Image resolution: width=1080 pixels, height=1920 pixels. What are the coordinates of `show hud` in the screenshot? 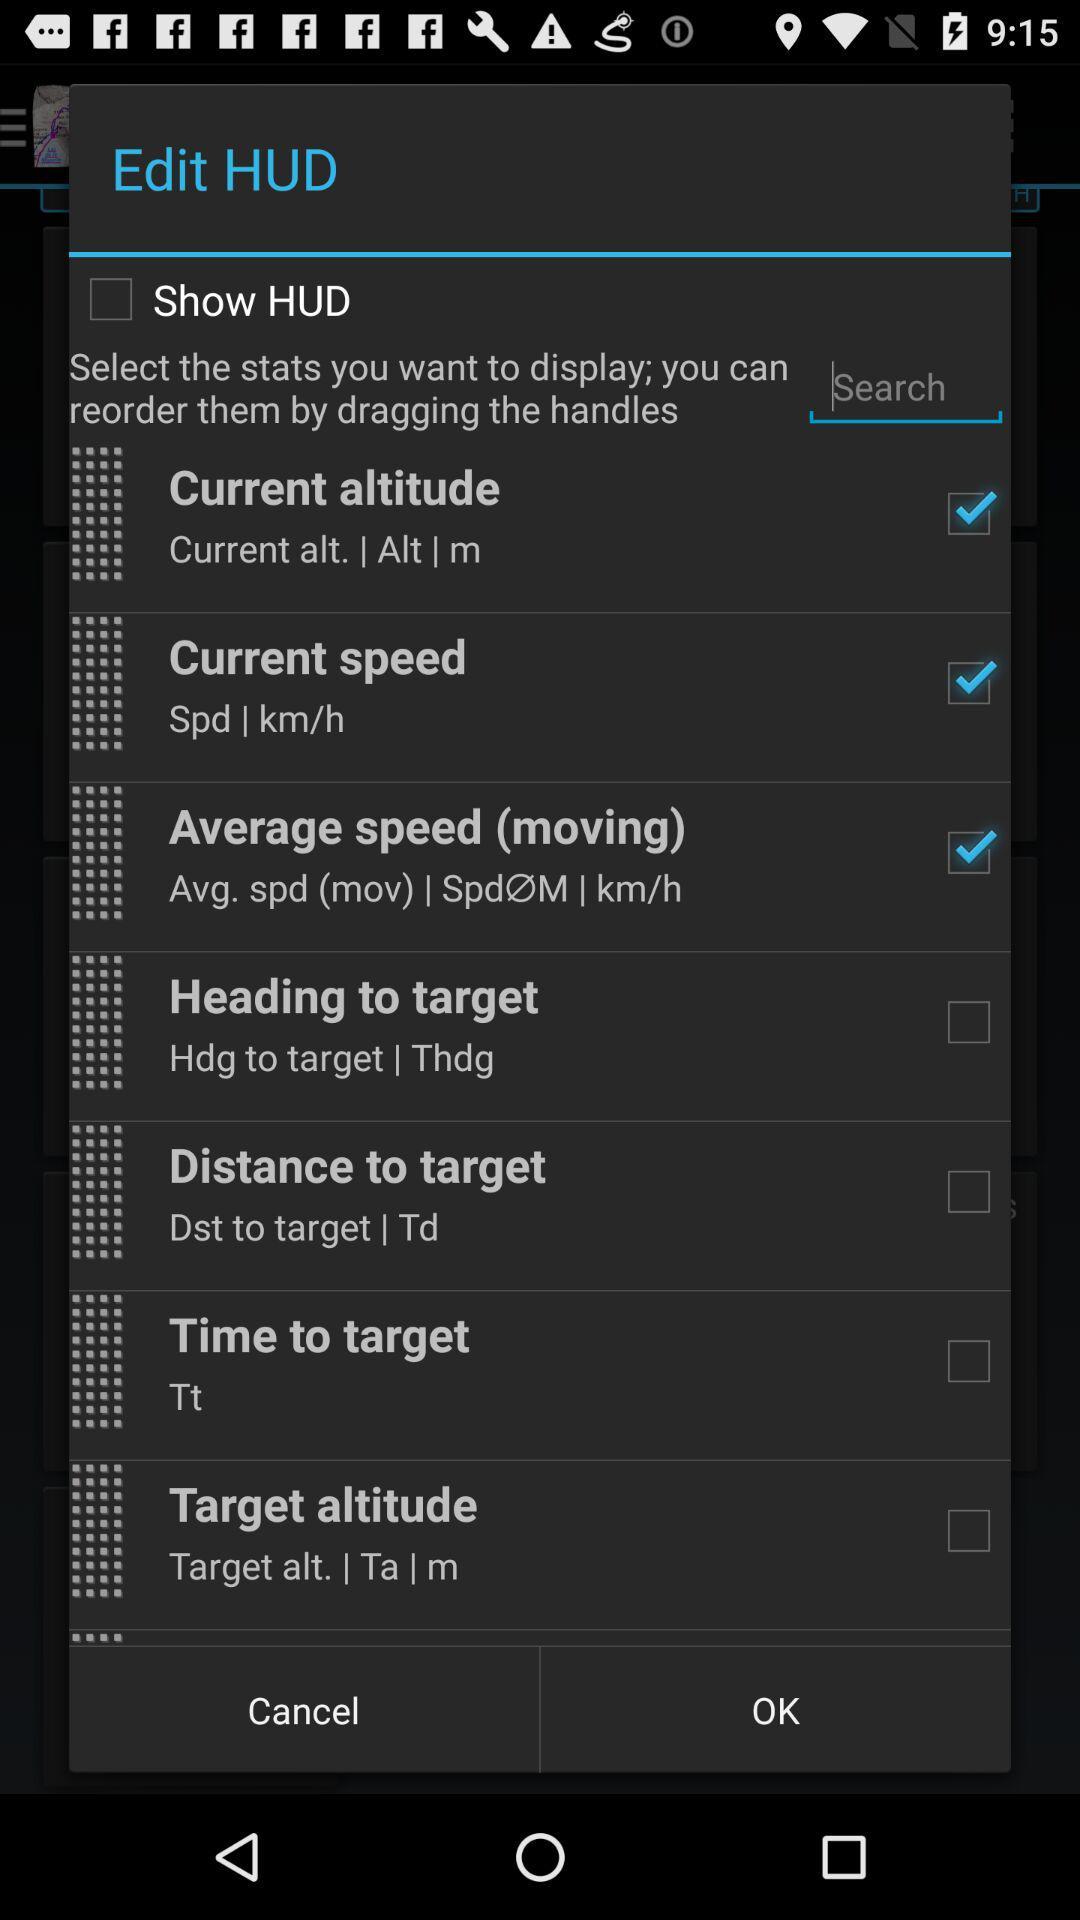 It's located at (540, 298).